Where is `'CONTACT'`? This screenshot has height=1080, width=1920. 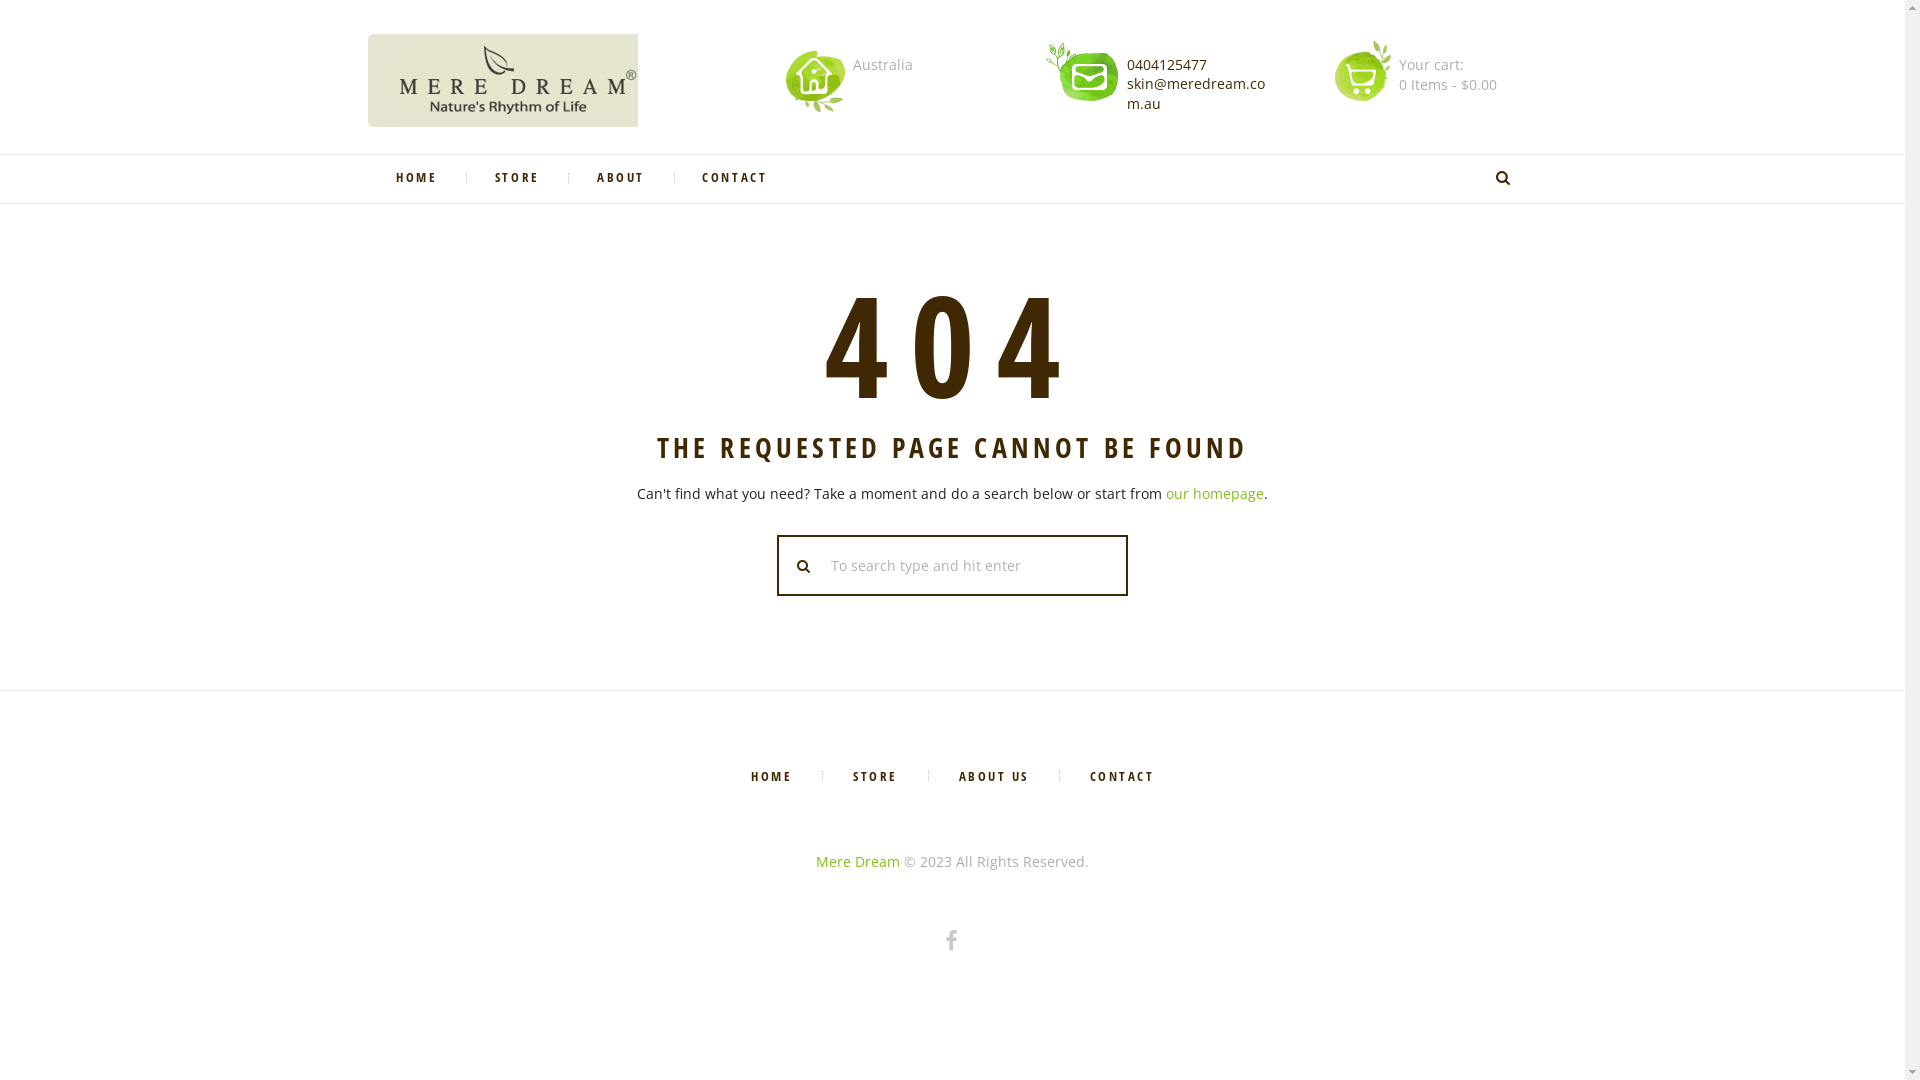
'CONTACT' is located at coordinates (733, 177).